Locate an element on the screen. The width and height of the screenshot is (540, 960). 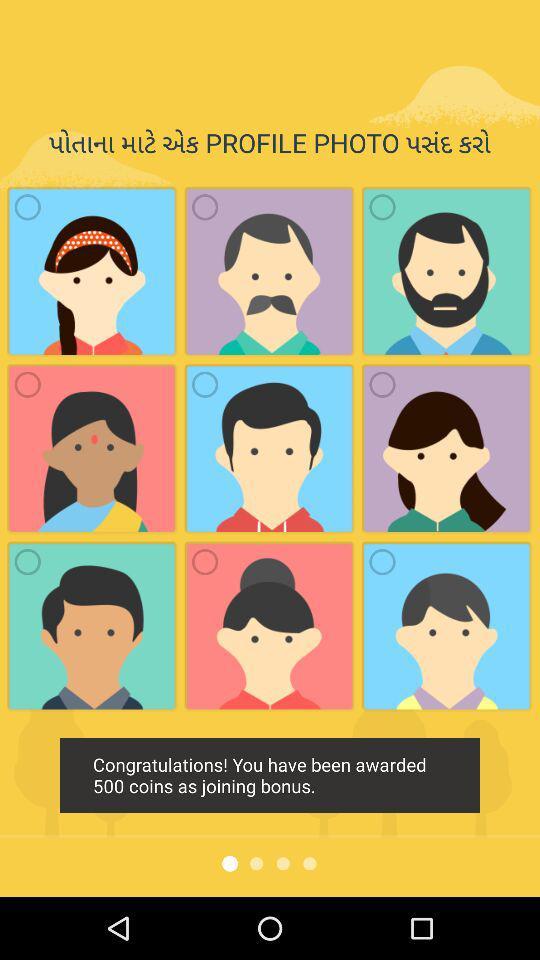
the second image in the third row from the top is located at coordinates (270, 625).